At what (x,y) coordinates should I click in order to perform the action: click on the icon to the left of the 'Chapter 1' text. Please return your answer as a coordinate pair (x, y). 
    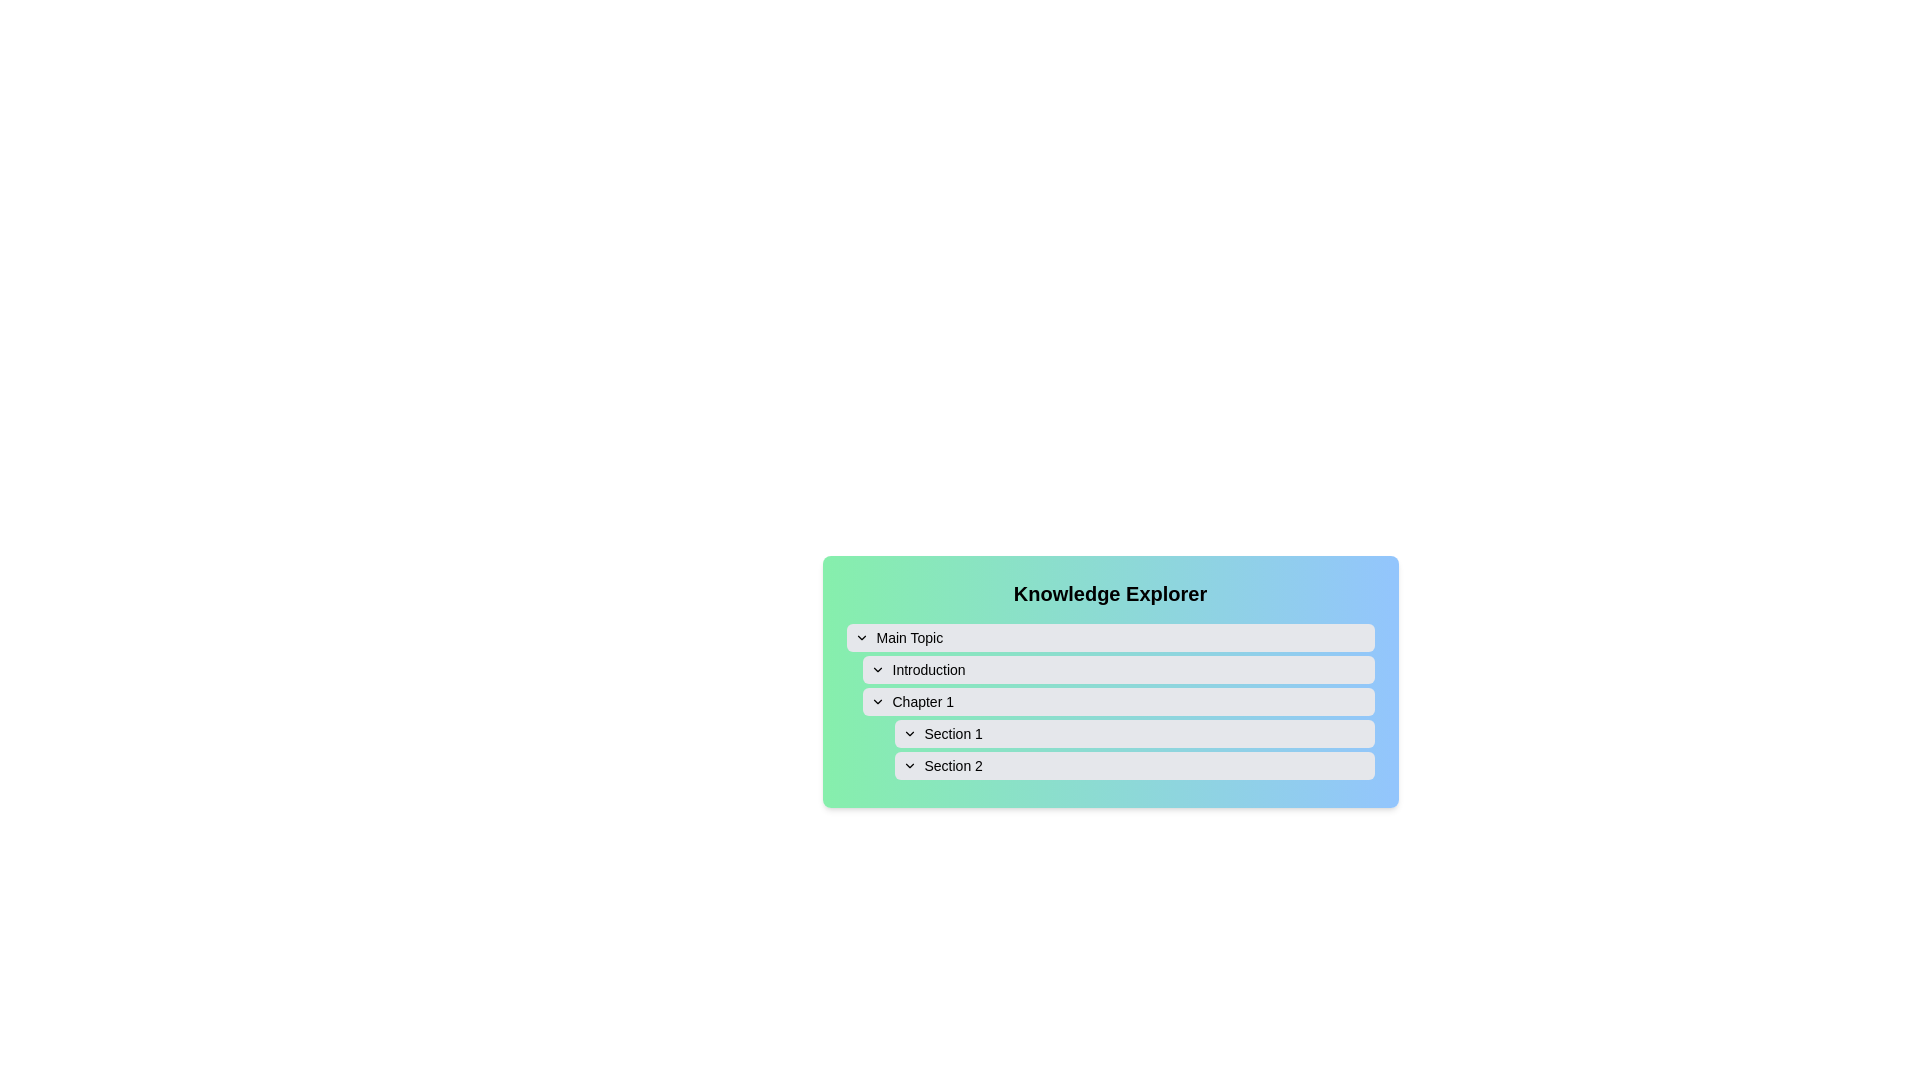
    Looking at the image, I should click on (877, 701).